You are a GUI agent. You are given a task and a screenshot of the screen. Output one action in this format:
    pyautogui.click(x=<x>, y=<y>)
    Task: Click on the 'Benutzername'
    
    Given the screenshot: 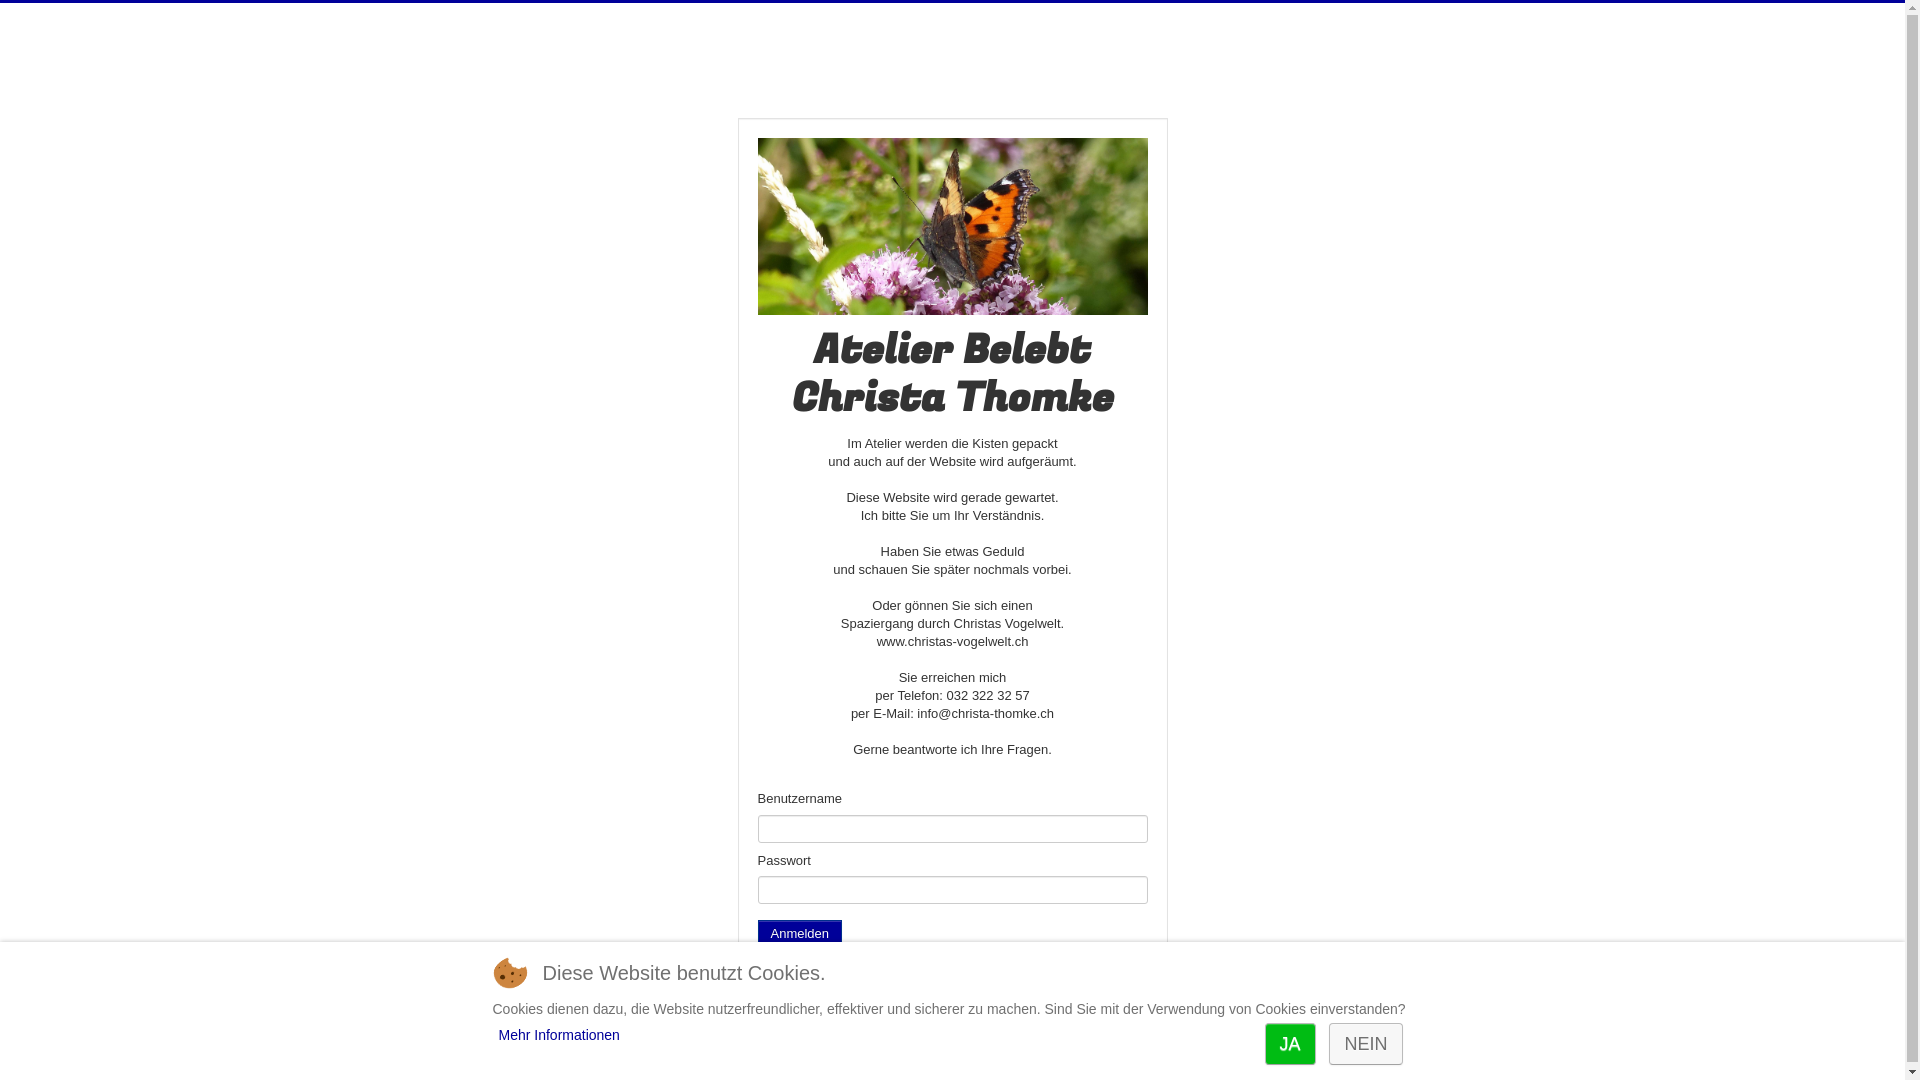 What is the action you would take?
    pyautogui.click(x=952, y=829)
    